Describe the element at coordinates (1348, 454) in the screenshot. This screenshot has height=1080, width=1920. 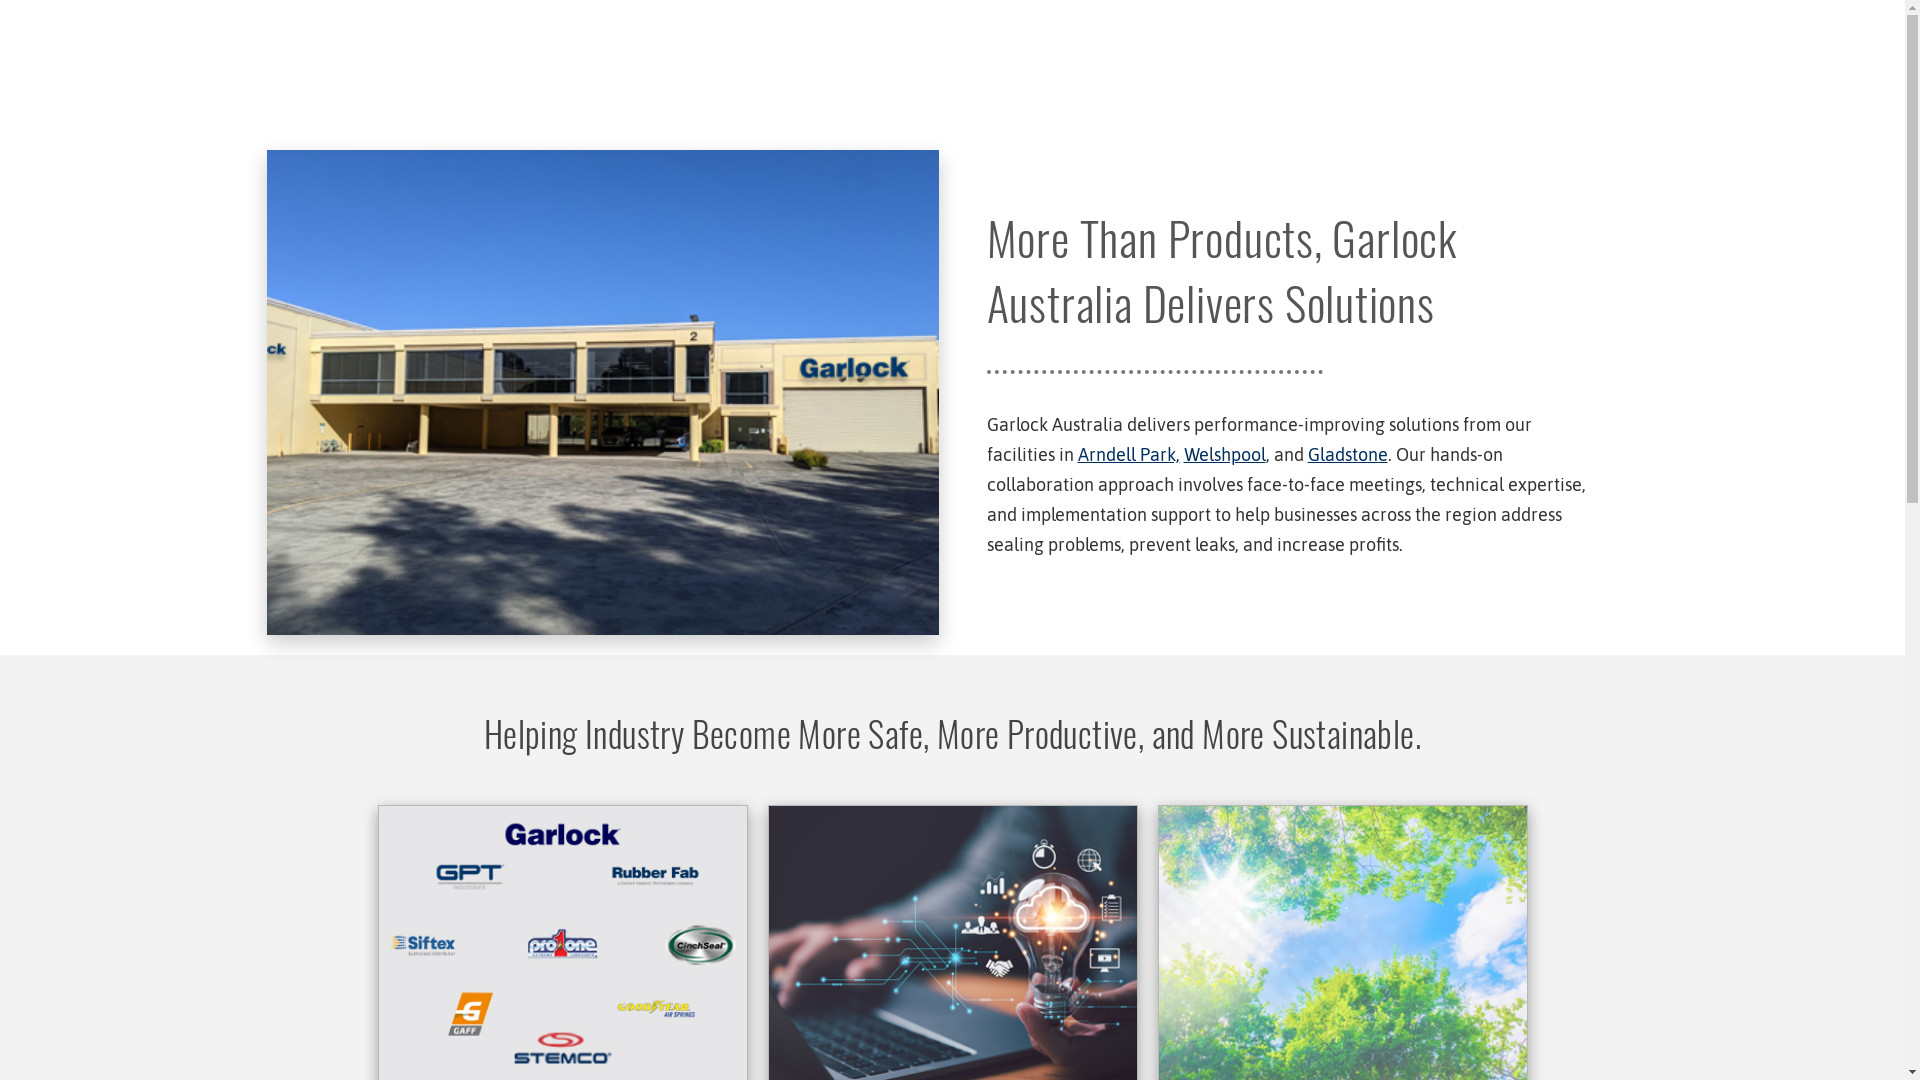
I see `'Gladstone'` at that location.